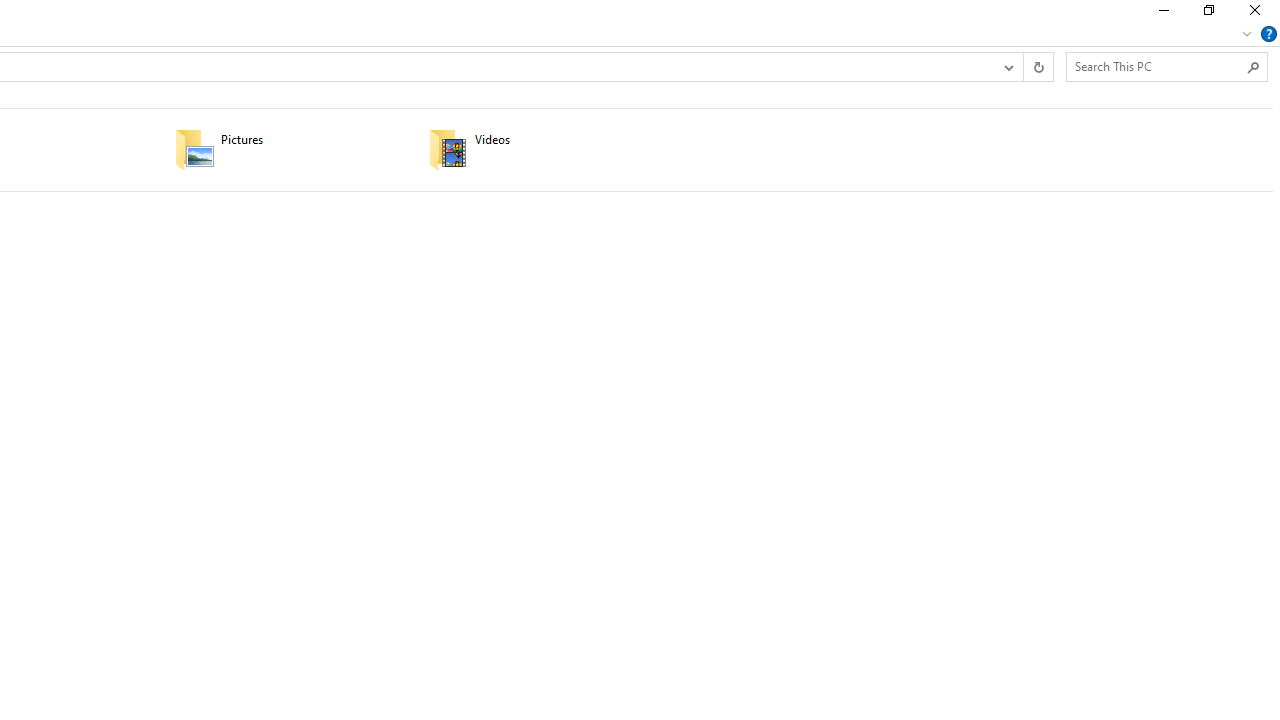  I want to click on 'Refresh "This PC" (F5)', so click(1038, 65).